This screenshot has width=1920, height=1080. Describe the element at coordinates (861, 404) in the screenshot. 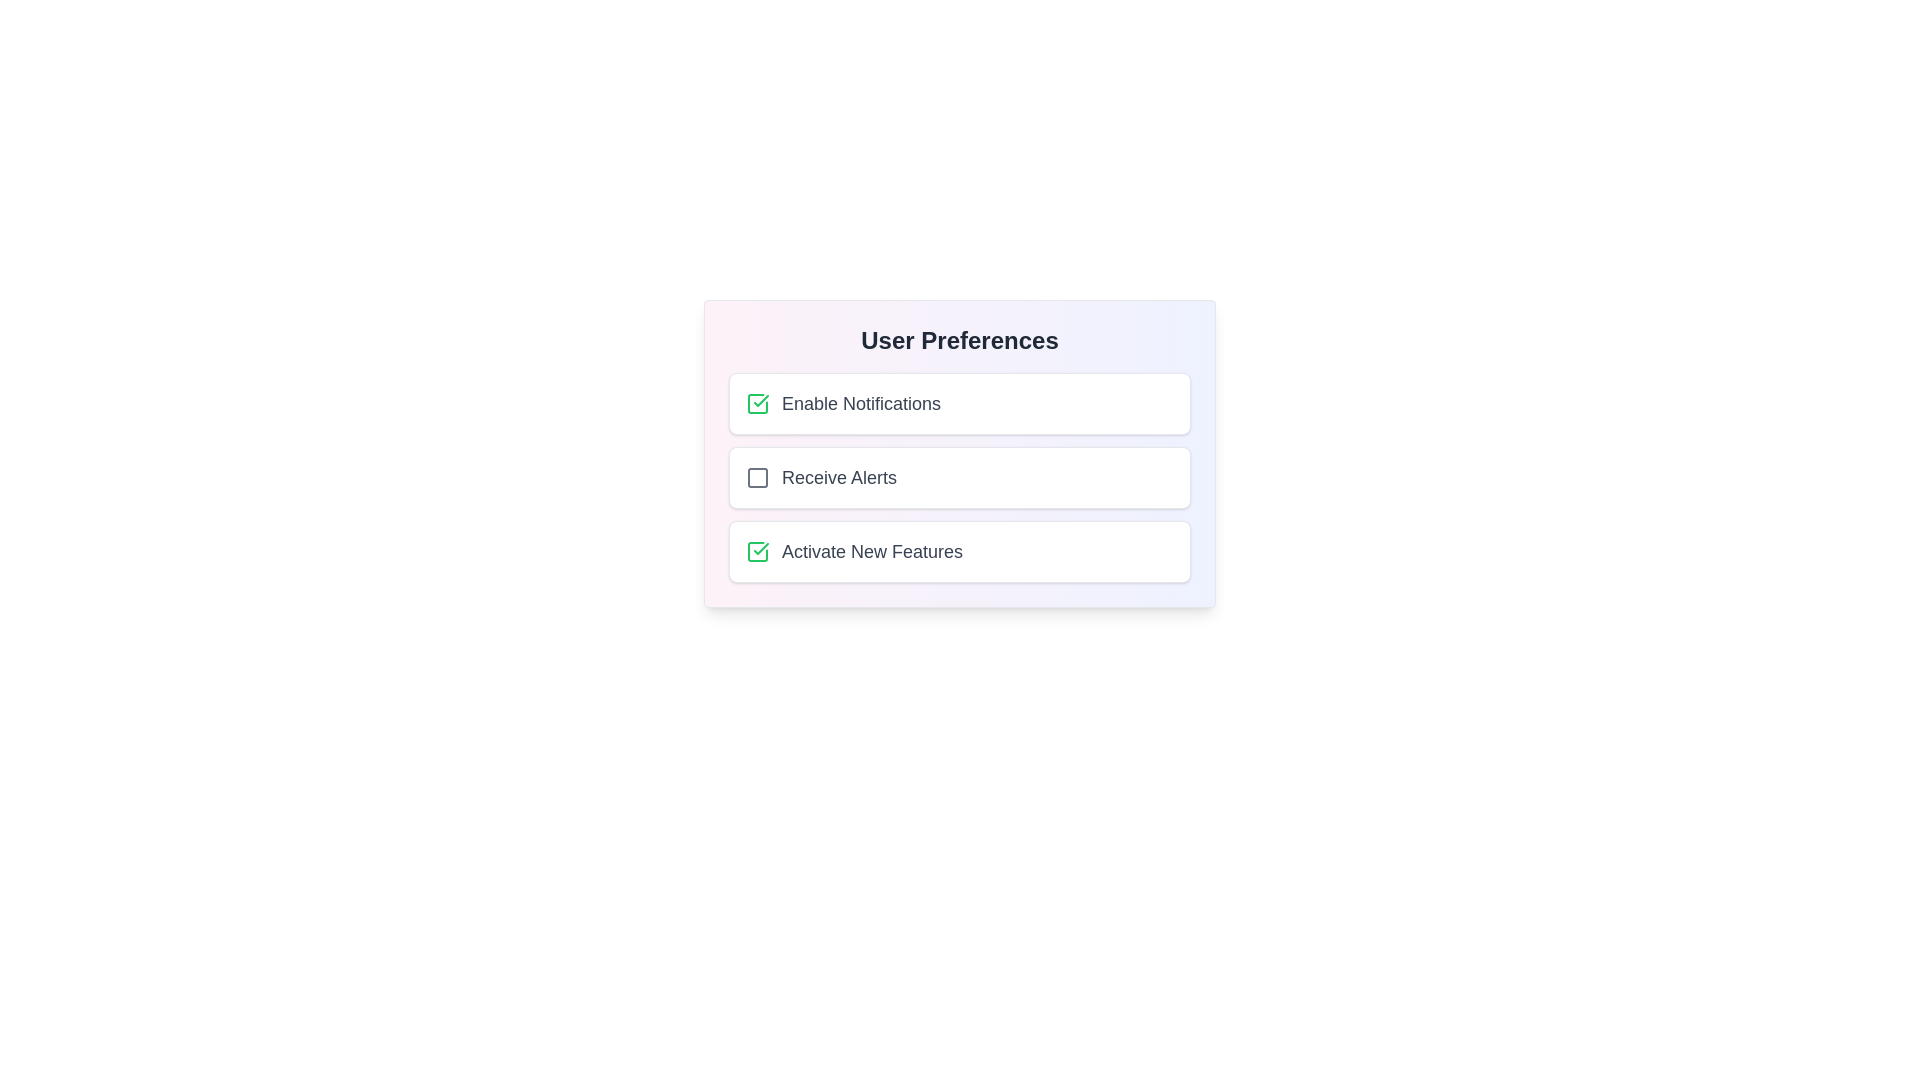

I see `the 'Enable Notifications' text label, which is styled with medium font weight and gray color, located to the right of a green checked checkbox in the user preferences section` at that location.